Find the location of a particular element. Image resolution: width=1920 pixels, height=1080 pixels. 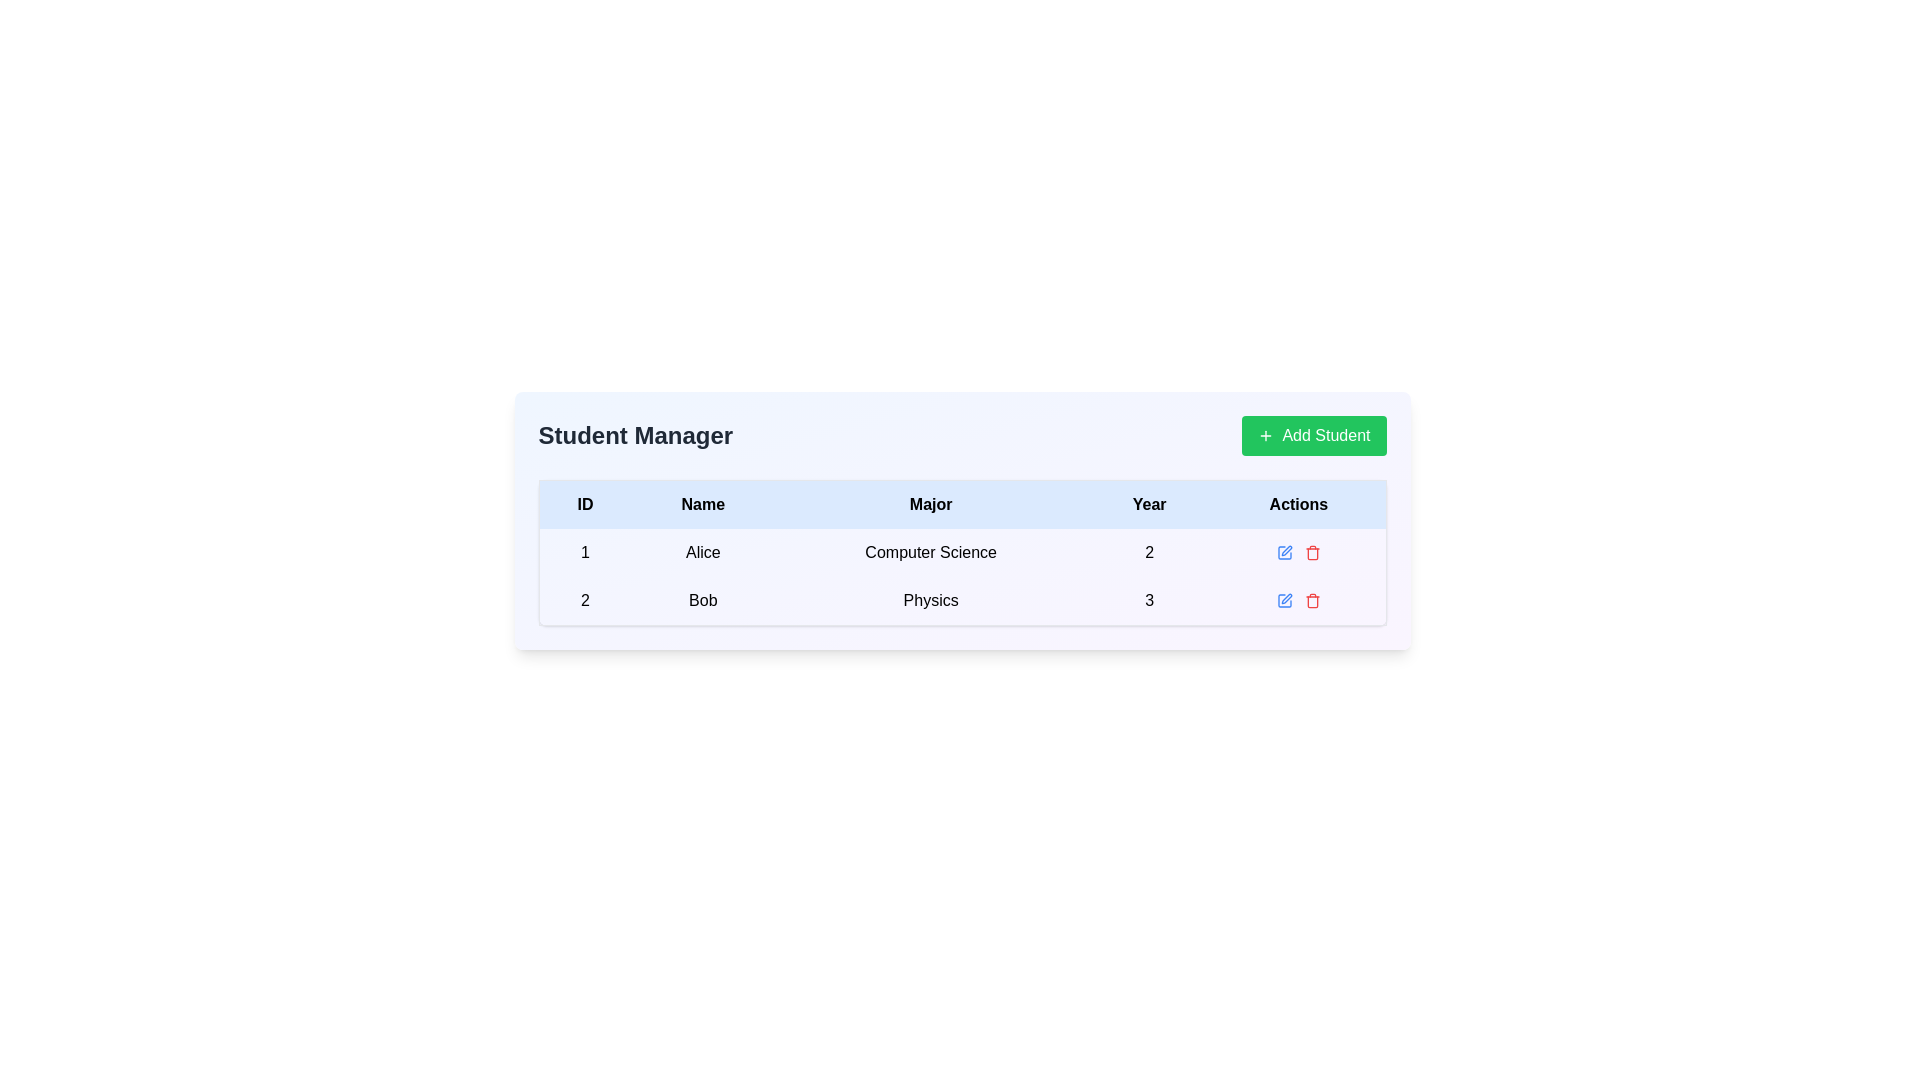

the Text label displaying the unique identifier (ID) for the corresponding row in the table, which is located in the first column of the first row, adjacent to the cell containing 'Alice' on its right side is located at coordinates (584, 552).